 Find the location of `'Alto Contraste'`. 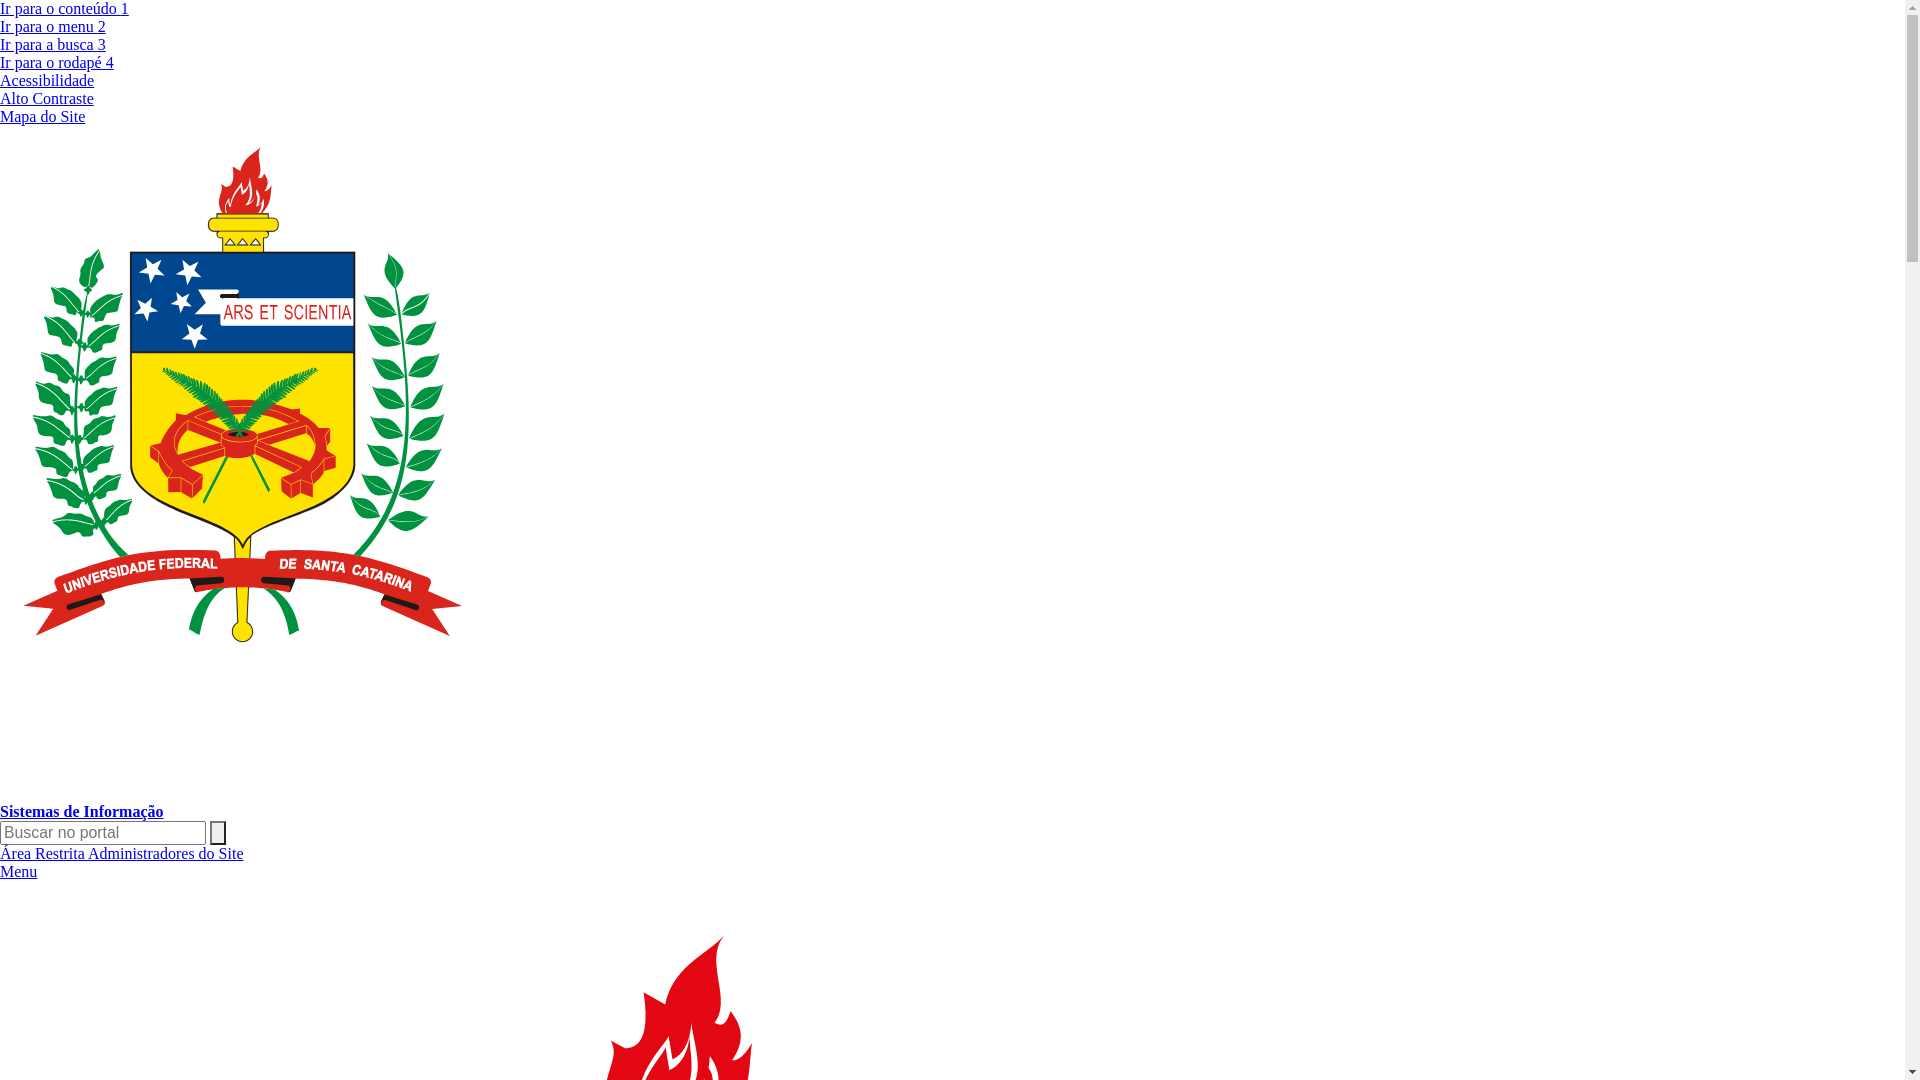

'Alto Contraste' is located at coordinates (0, 98).